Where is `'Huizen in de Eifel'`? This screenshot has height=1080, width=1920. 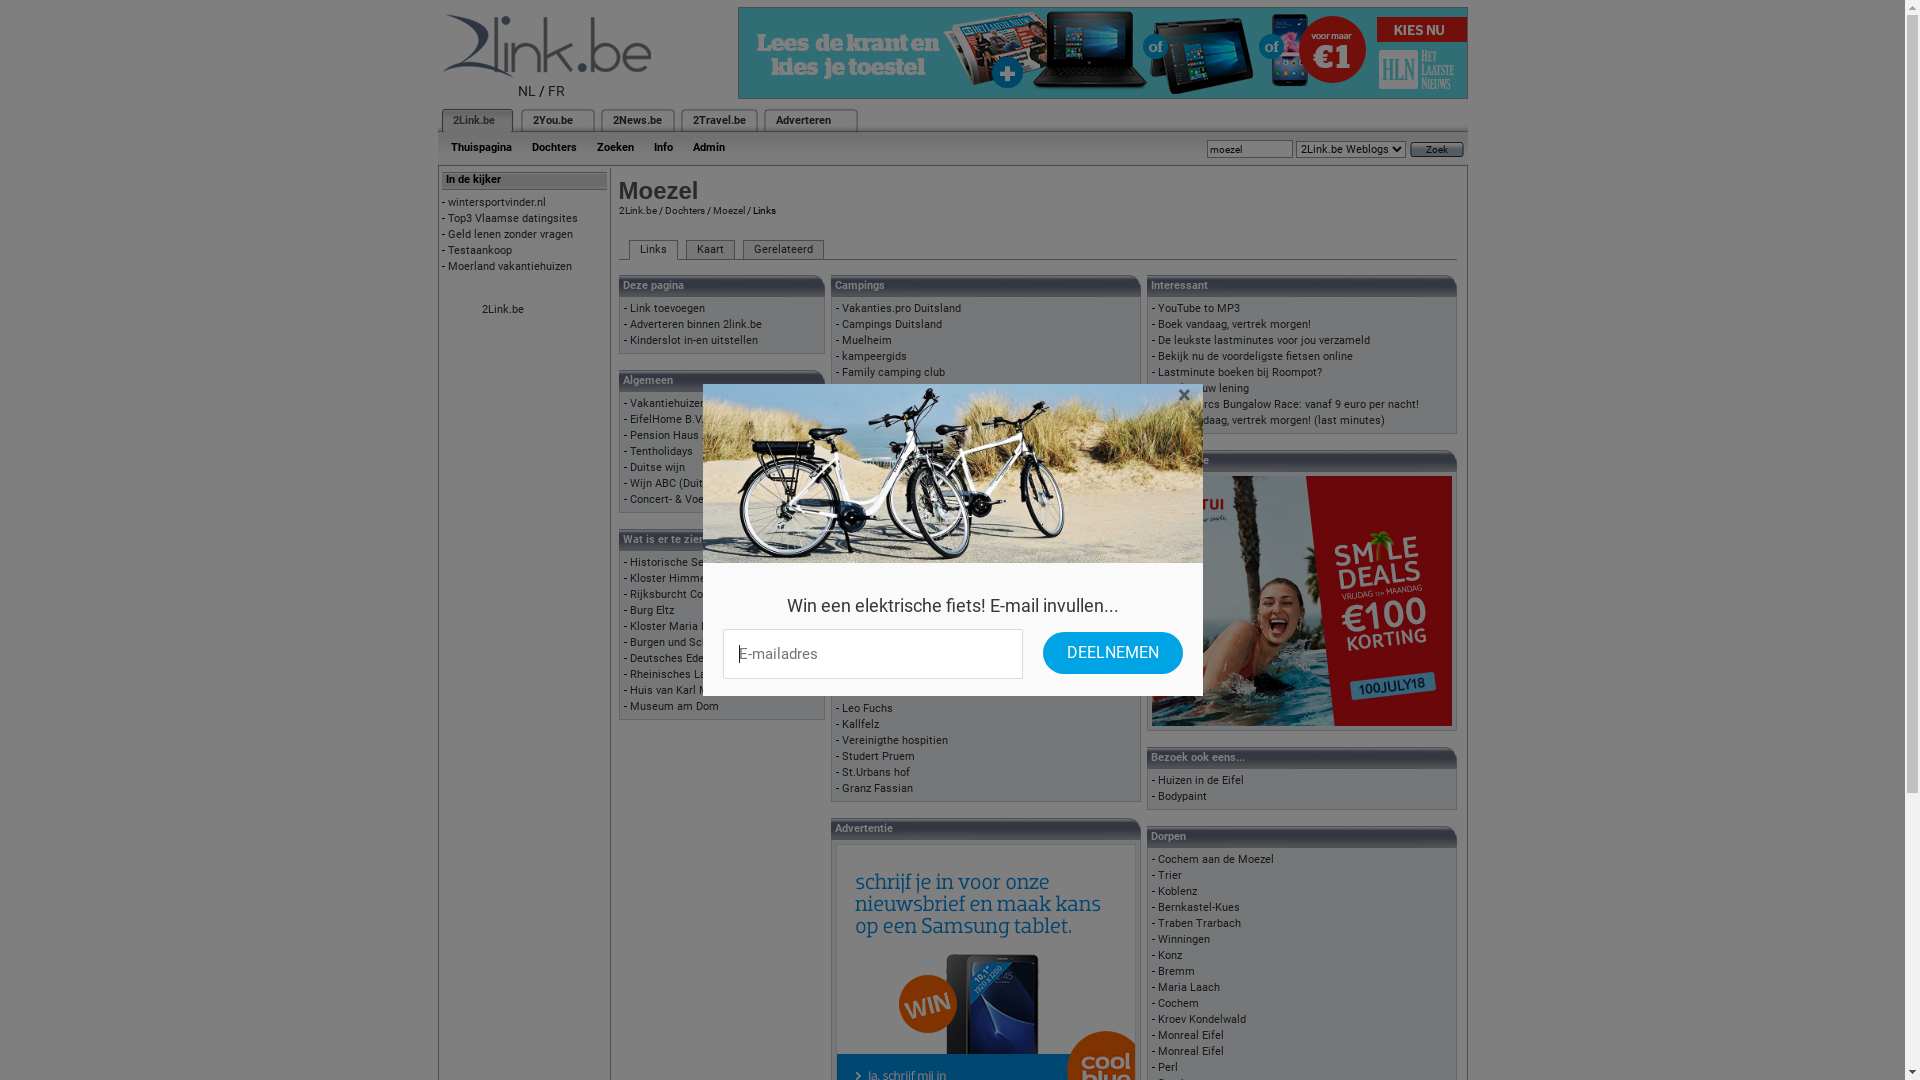 'Huizen in de Eifel' is located at coordinates (1200, 779).